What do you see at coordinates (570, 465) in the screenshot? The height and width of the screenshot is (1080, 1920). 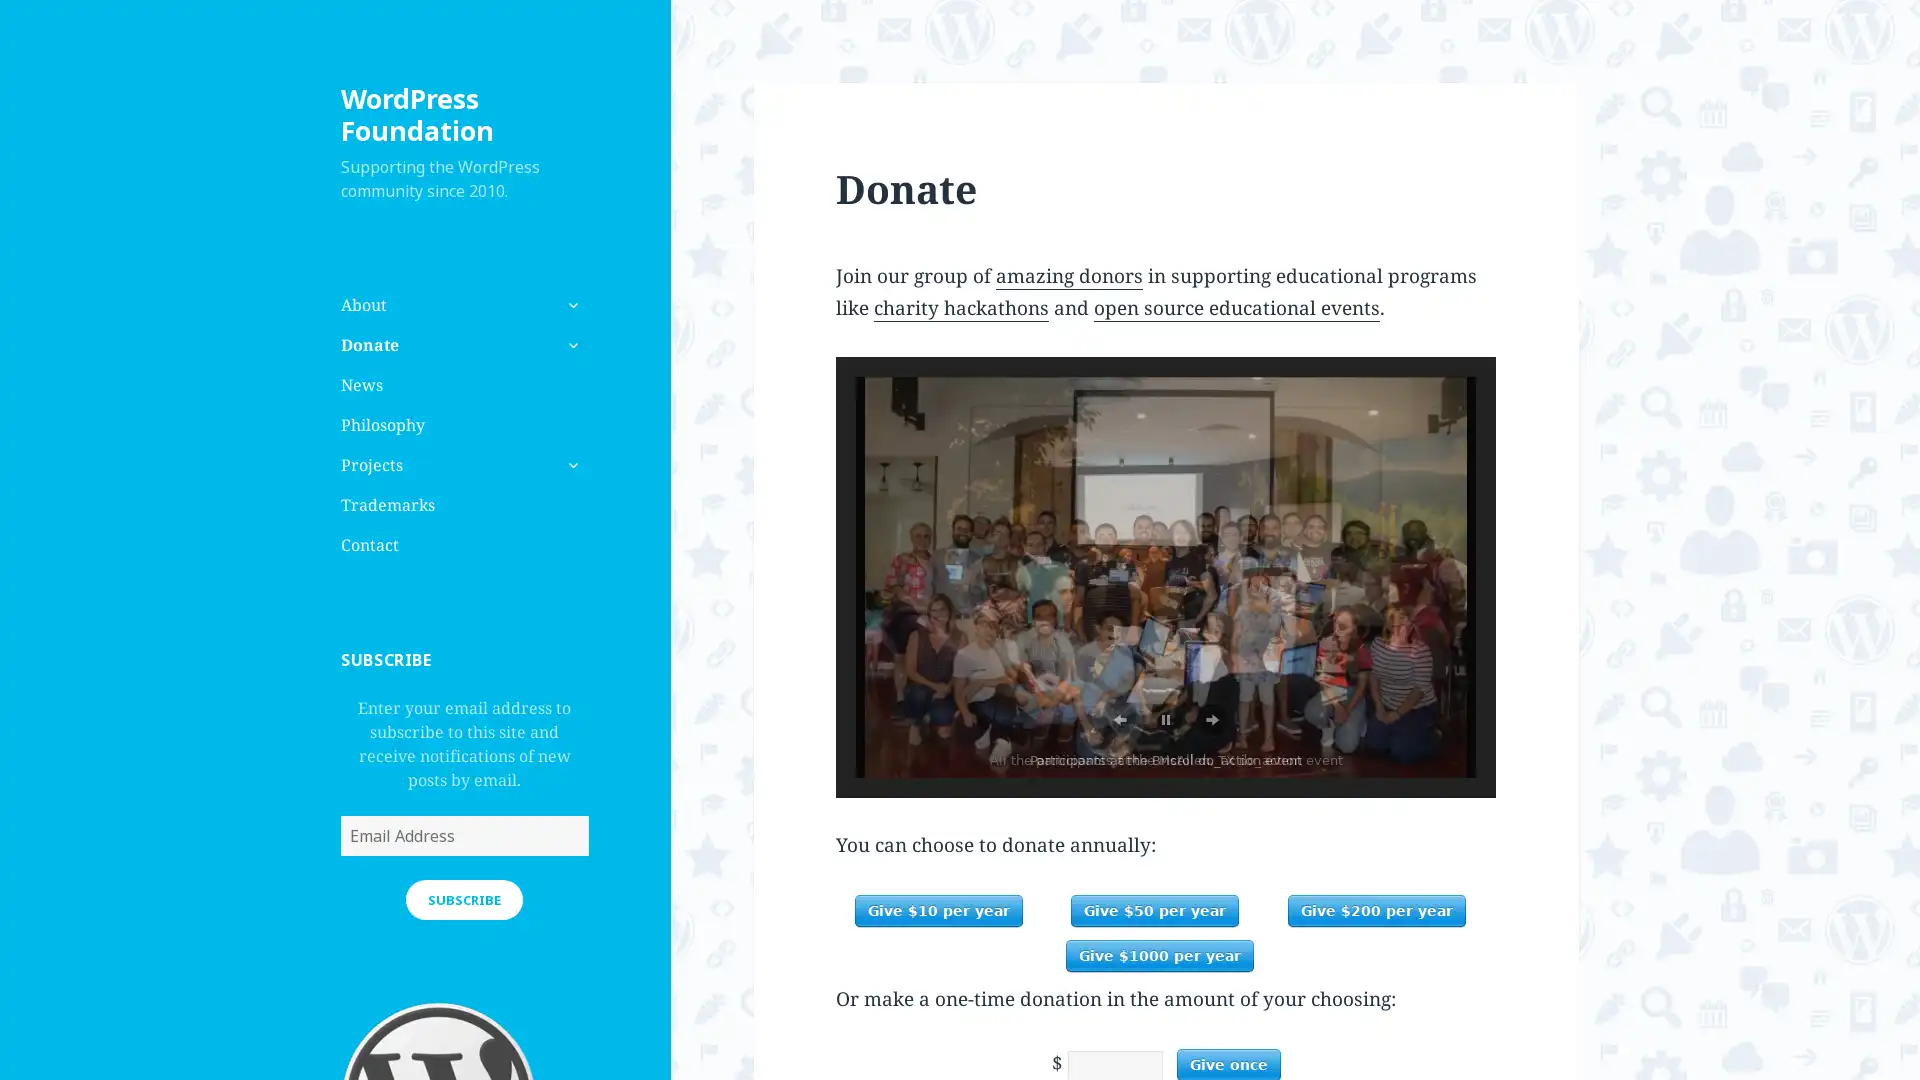 I see `expand child menu` at bounding box center [570, 465].